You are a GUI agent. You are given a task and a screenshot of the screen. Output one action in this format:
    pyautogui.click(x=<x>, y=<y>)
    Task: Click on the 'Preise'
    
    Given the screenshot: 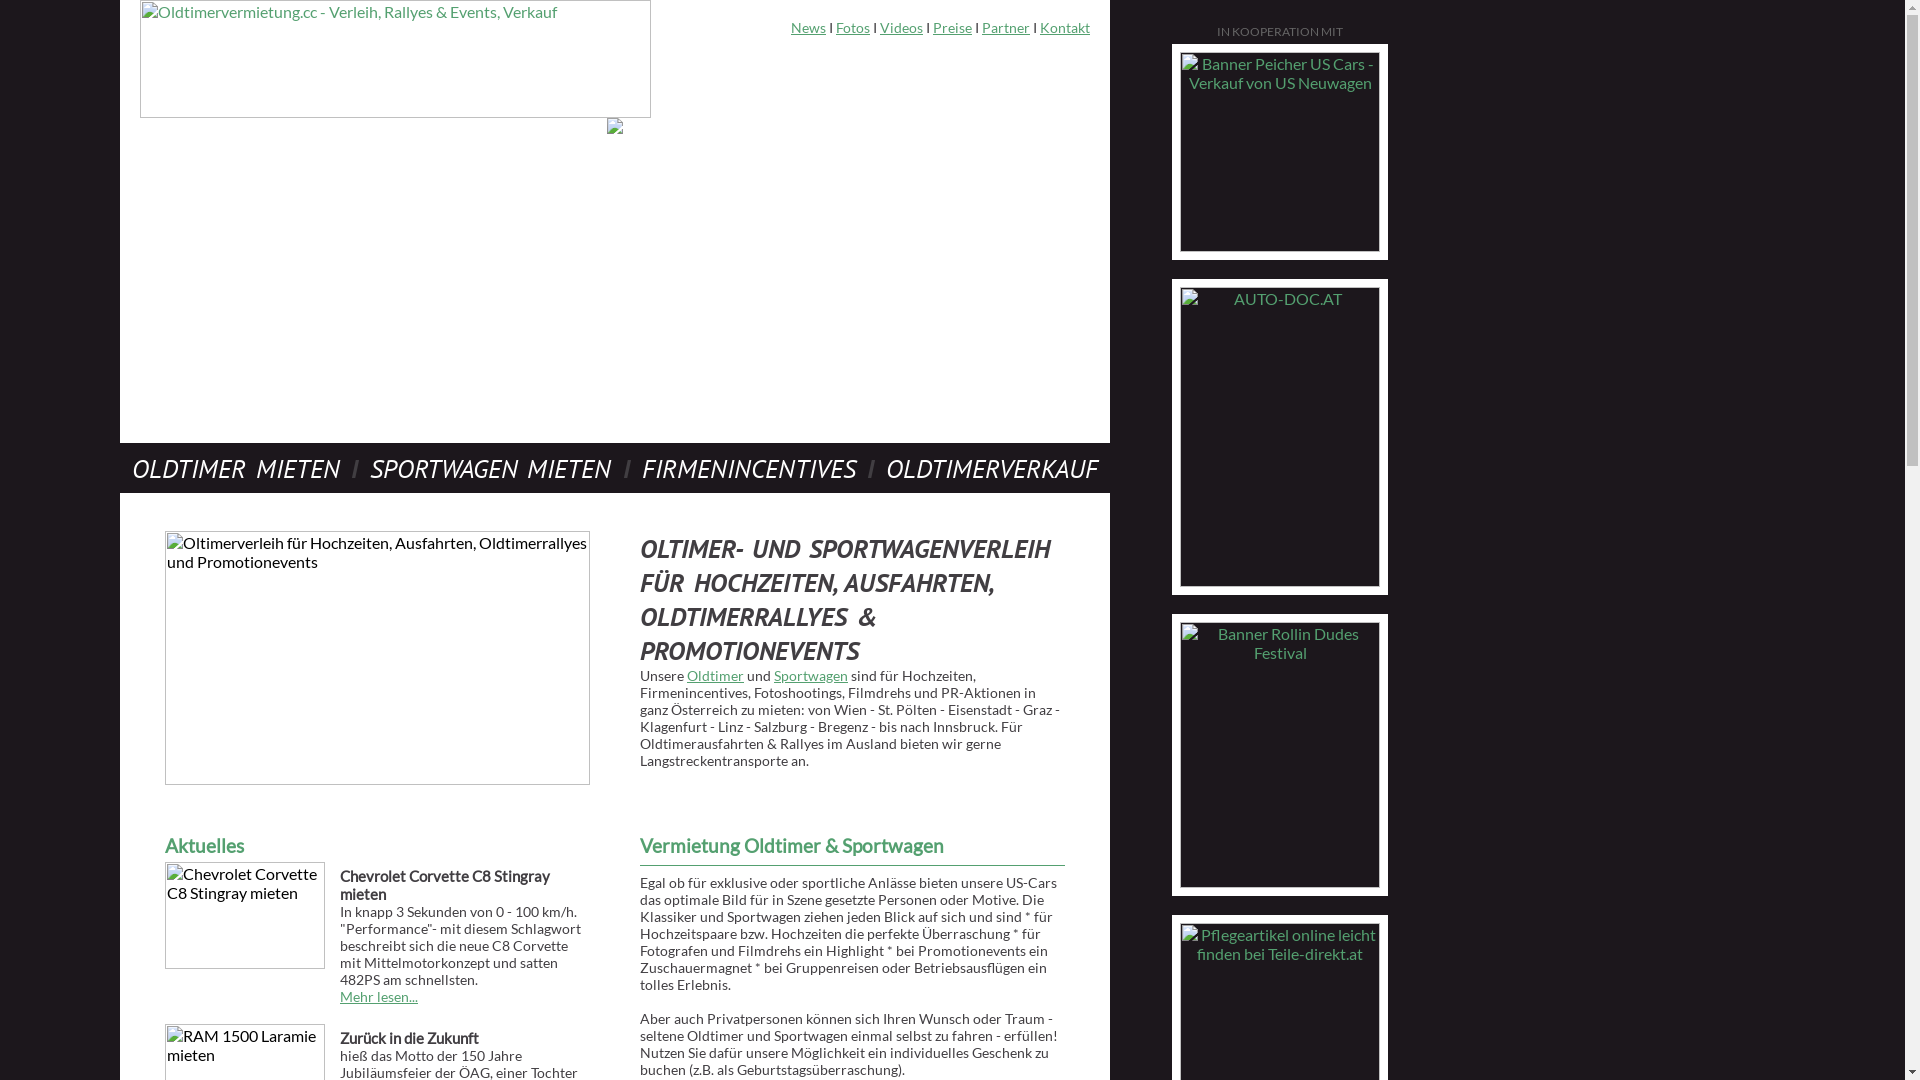 What is the action you would take?
    pyautogui.click(x=931, y=27)
    